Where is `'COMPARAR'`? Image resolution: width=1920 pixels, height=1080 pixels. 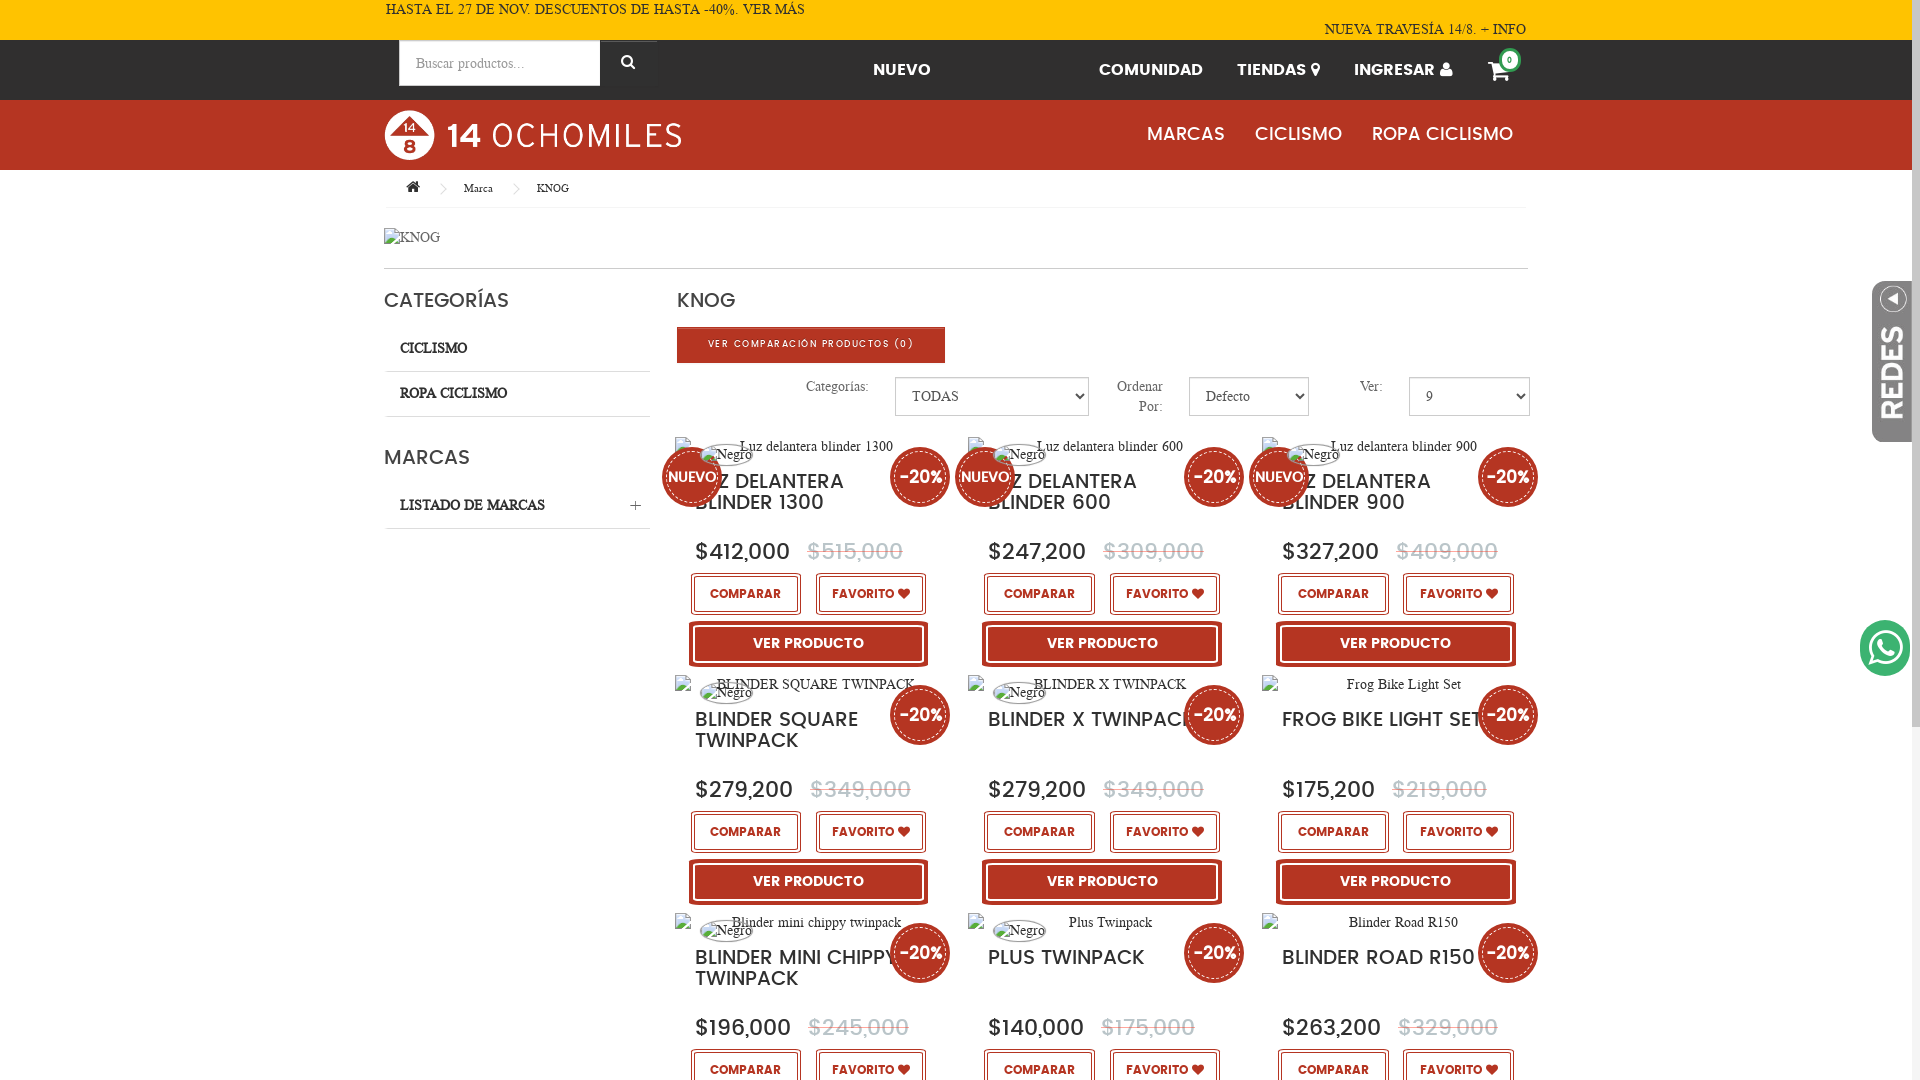 'COMPARAR' is located at coordinates (744, 592).